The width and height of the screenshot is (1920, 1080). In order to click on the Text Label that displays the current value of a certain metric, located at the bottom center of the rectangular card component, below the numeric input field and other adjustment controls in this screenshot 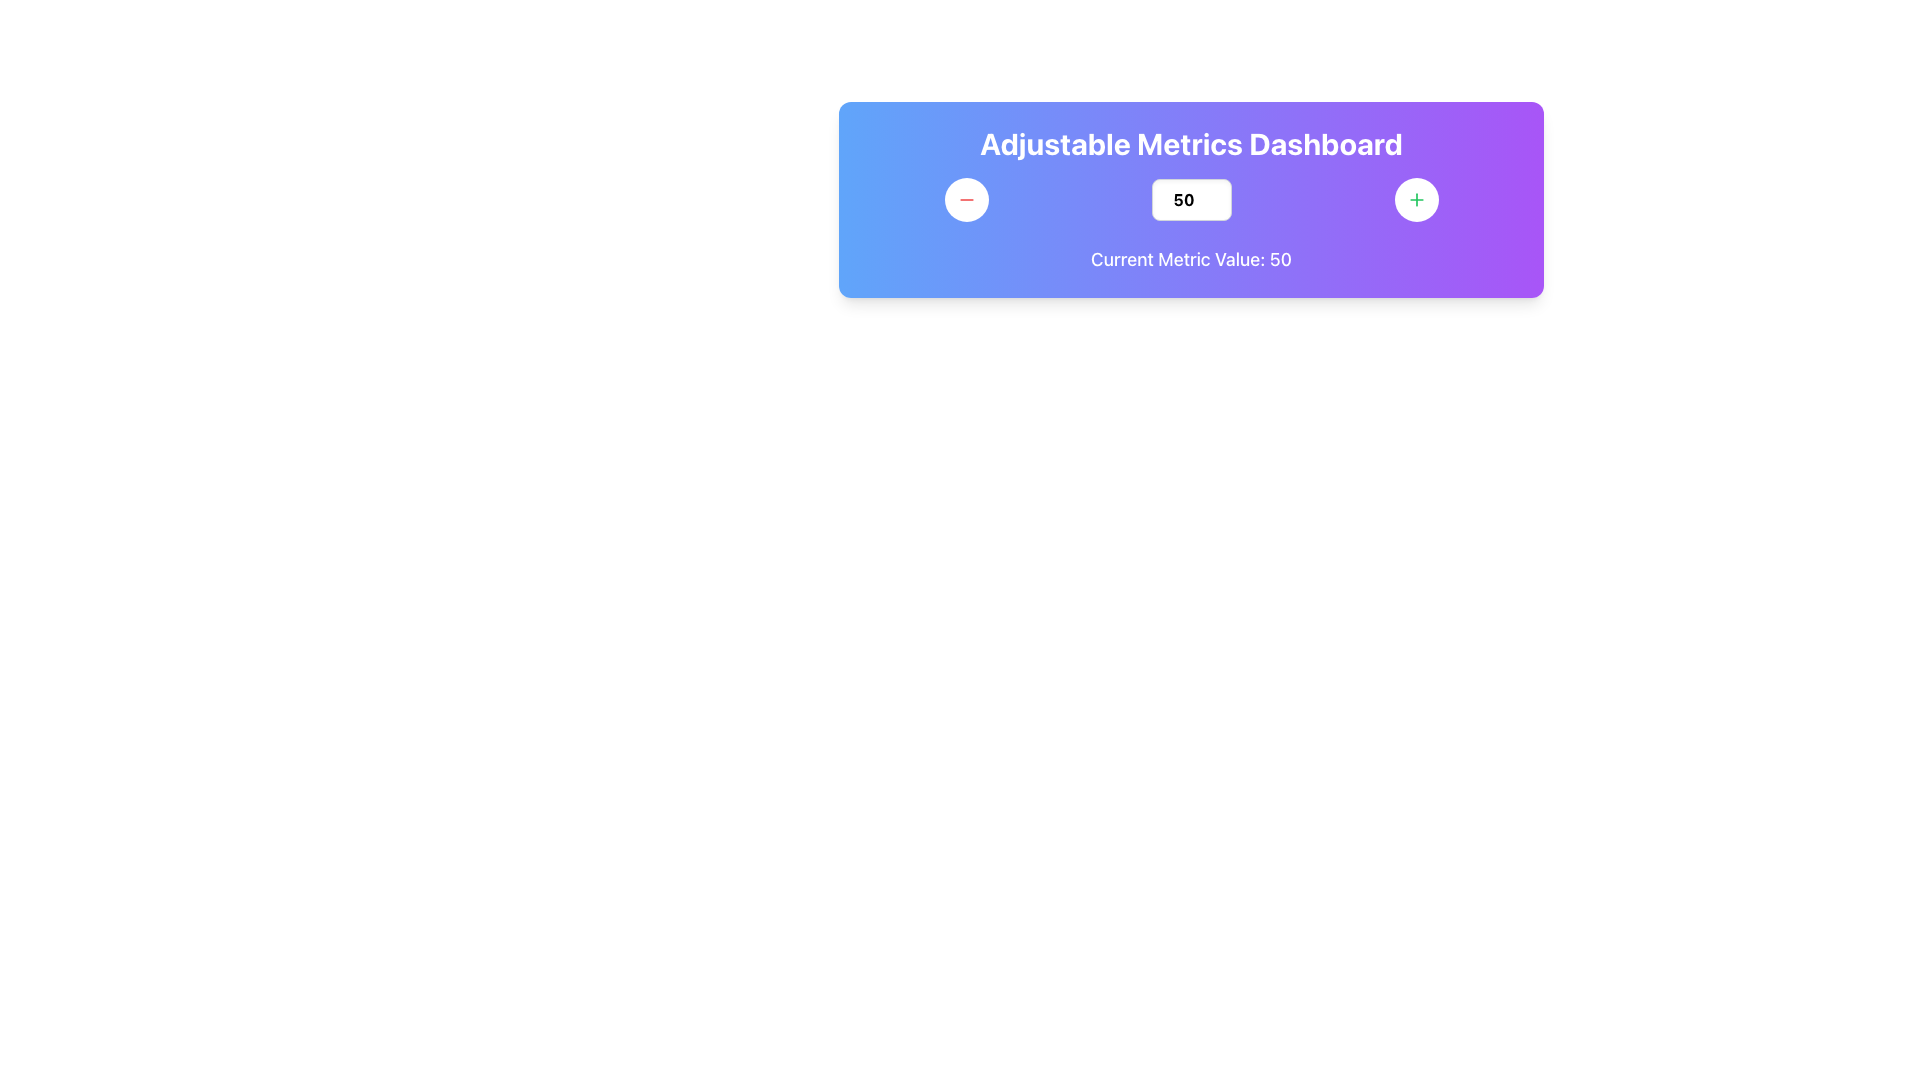, I will do `click(1191, 258)`.